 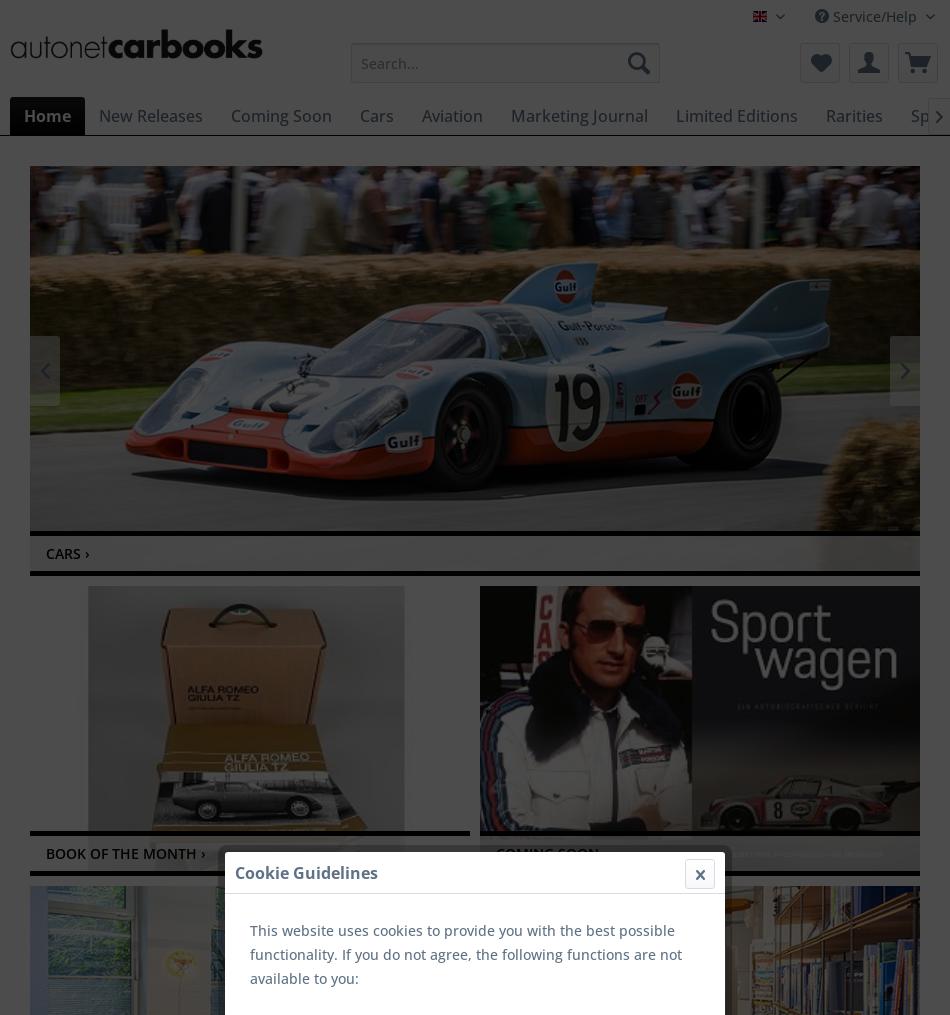 I want to click on 'Cars', so click(x=375, y=114).